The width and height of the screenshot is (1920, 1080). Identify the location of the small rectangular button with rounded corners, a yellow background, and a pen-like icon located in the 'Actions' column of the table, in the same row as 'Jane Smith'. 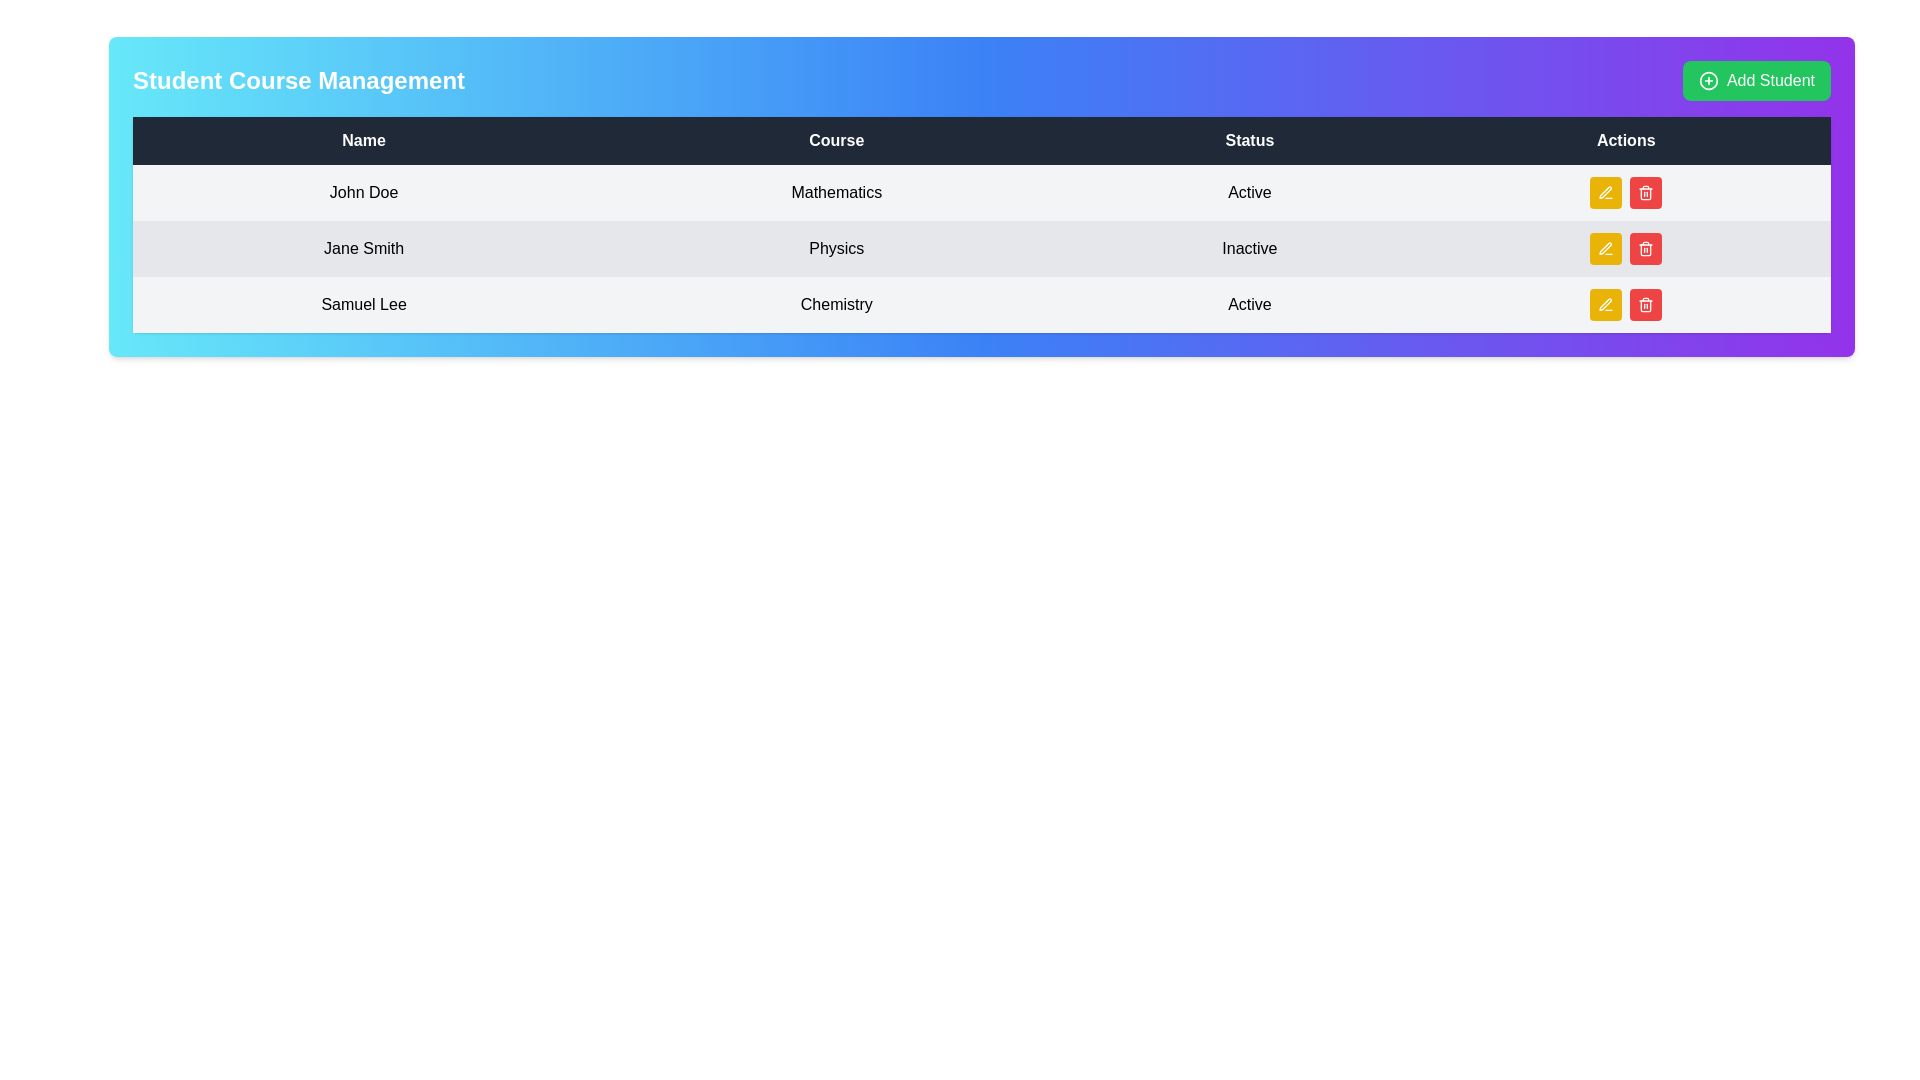
(1606, 248).